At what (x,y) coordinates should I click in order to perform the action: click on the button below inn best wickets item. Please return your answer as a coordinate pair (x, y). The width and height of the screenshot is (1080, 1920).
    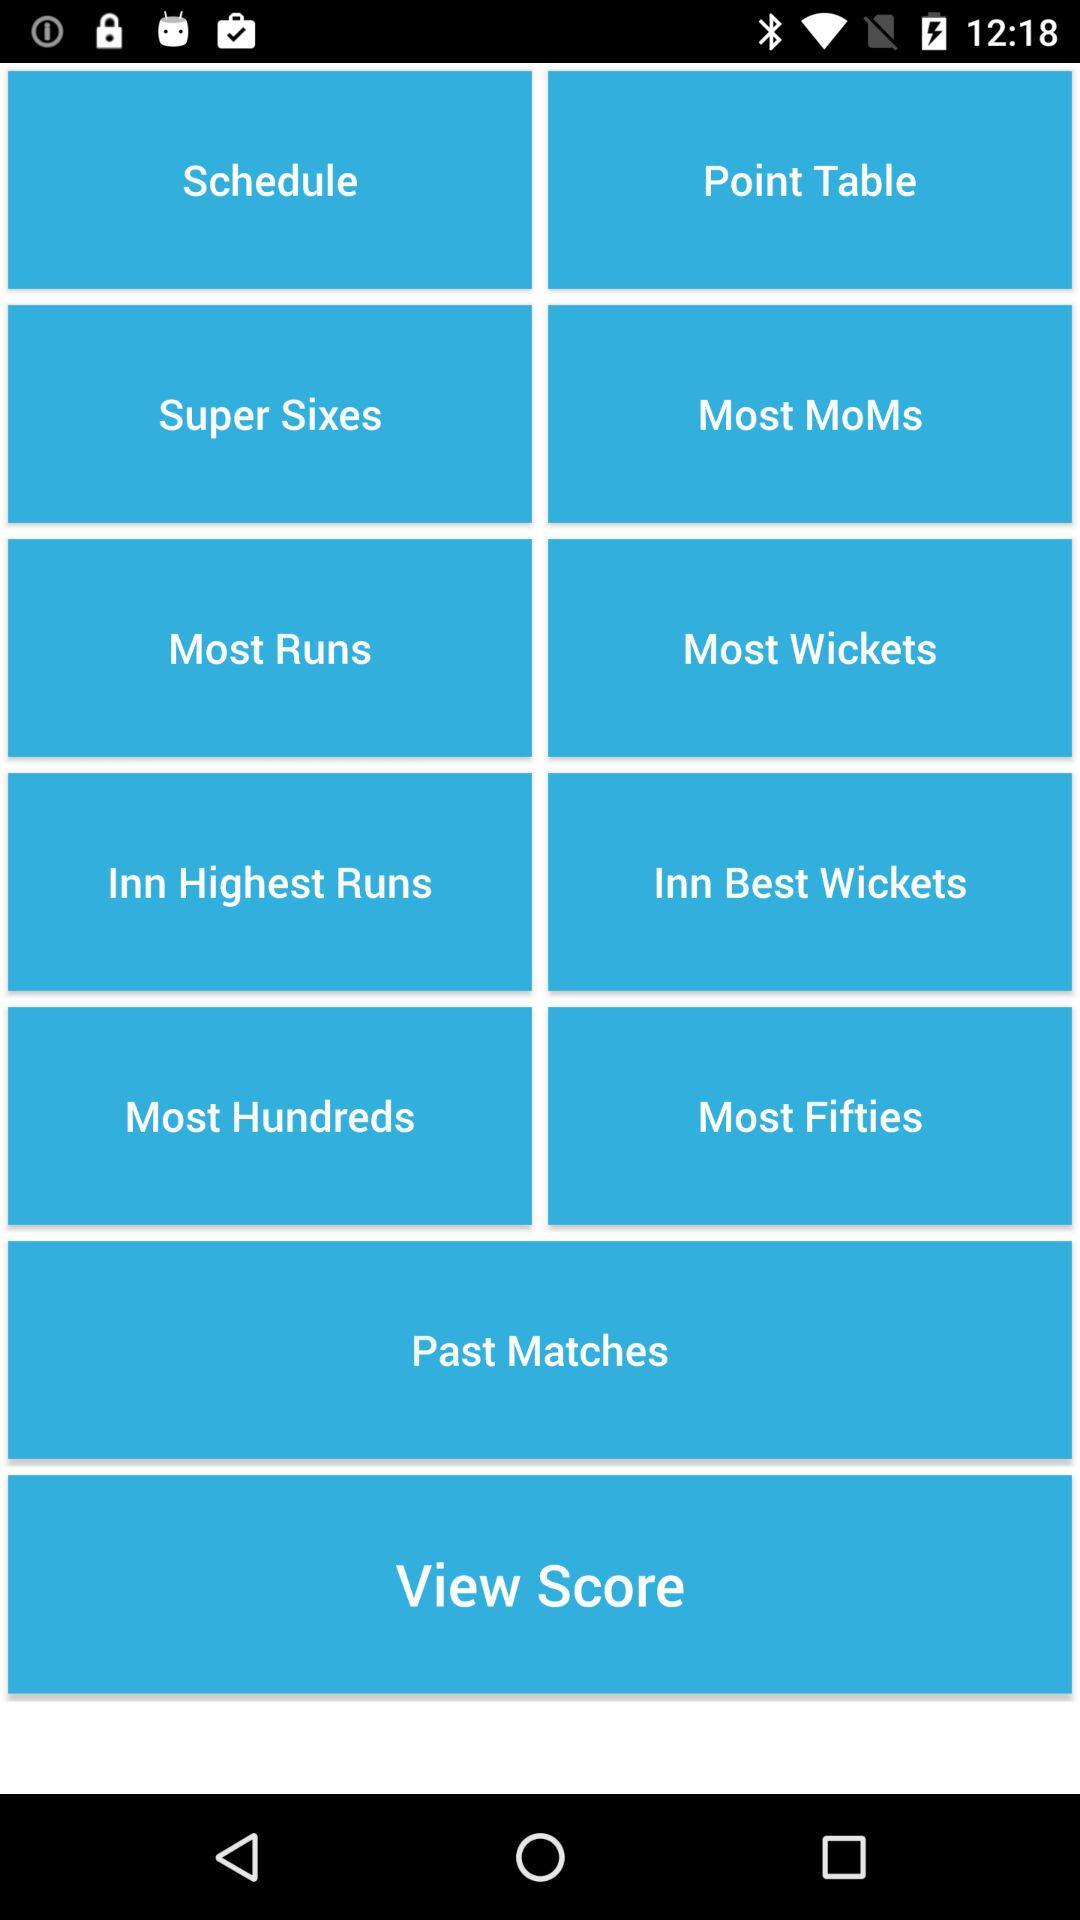
    Looking at the image, I should click on (810, 1115).